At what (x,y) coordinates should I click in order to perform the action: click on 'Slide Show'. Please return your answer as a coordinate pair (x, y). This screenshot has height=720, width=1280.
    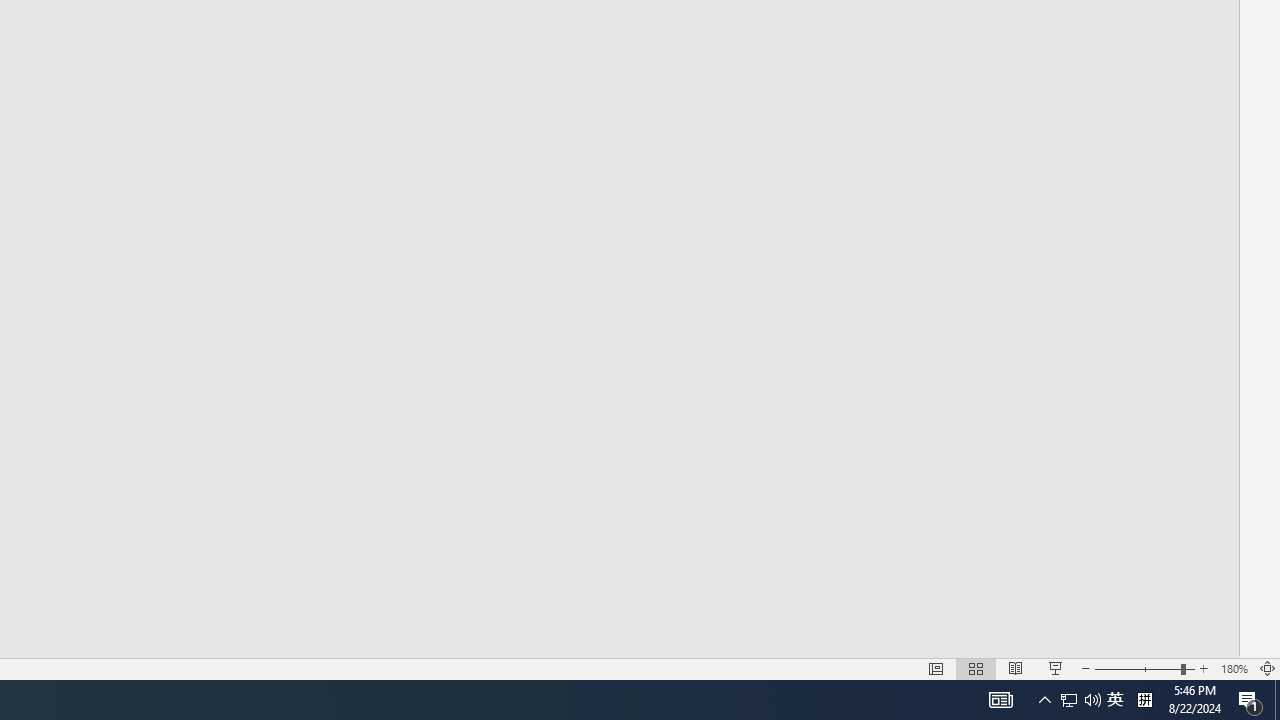
    Looking at the image, I should click on (1055, 669).